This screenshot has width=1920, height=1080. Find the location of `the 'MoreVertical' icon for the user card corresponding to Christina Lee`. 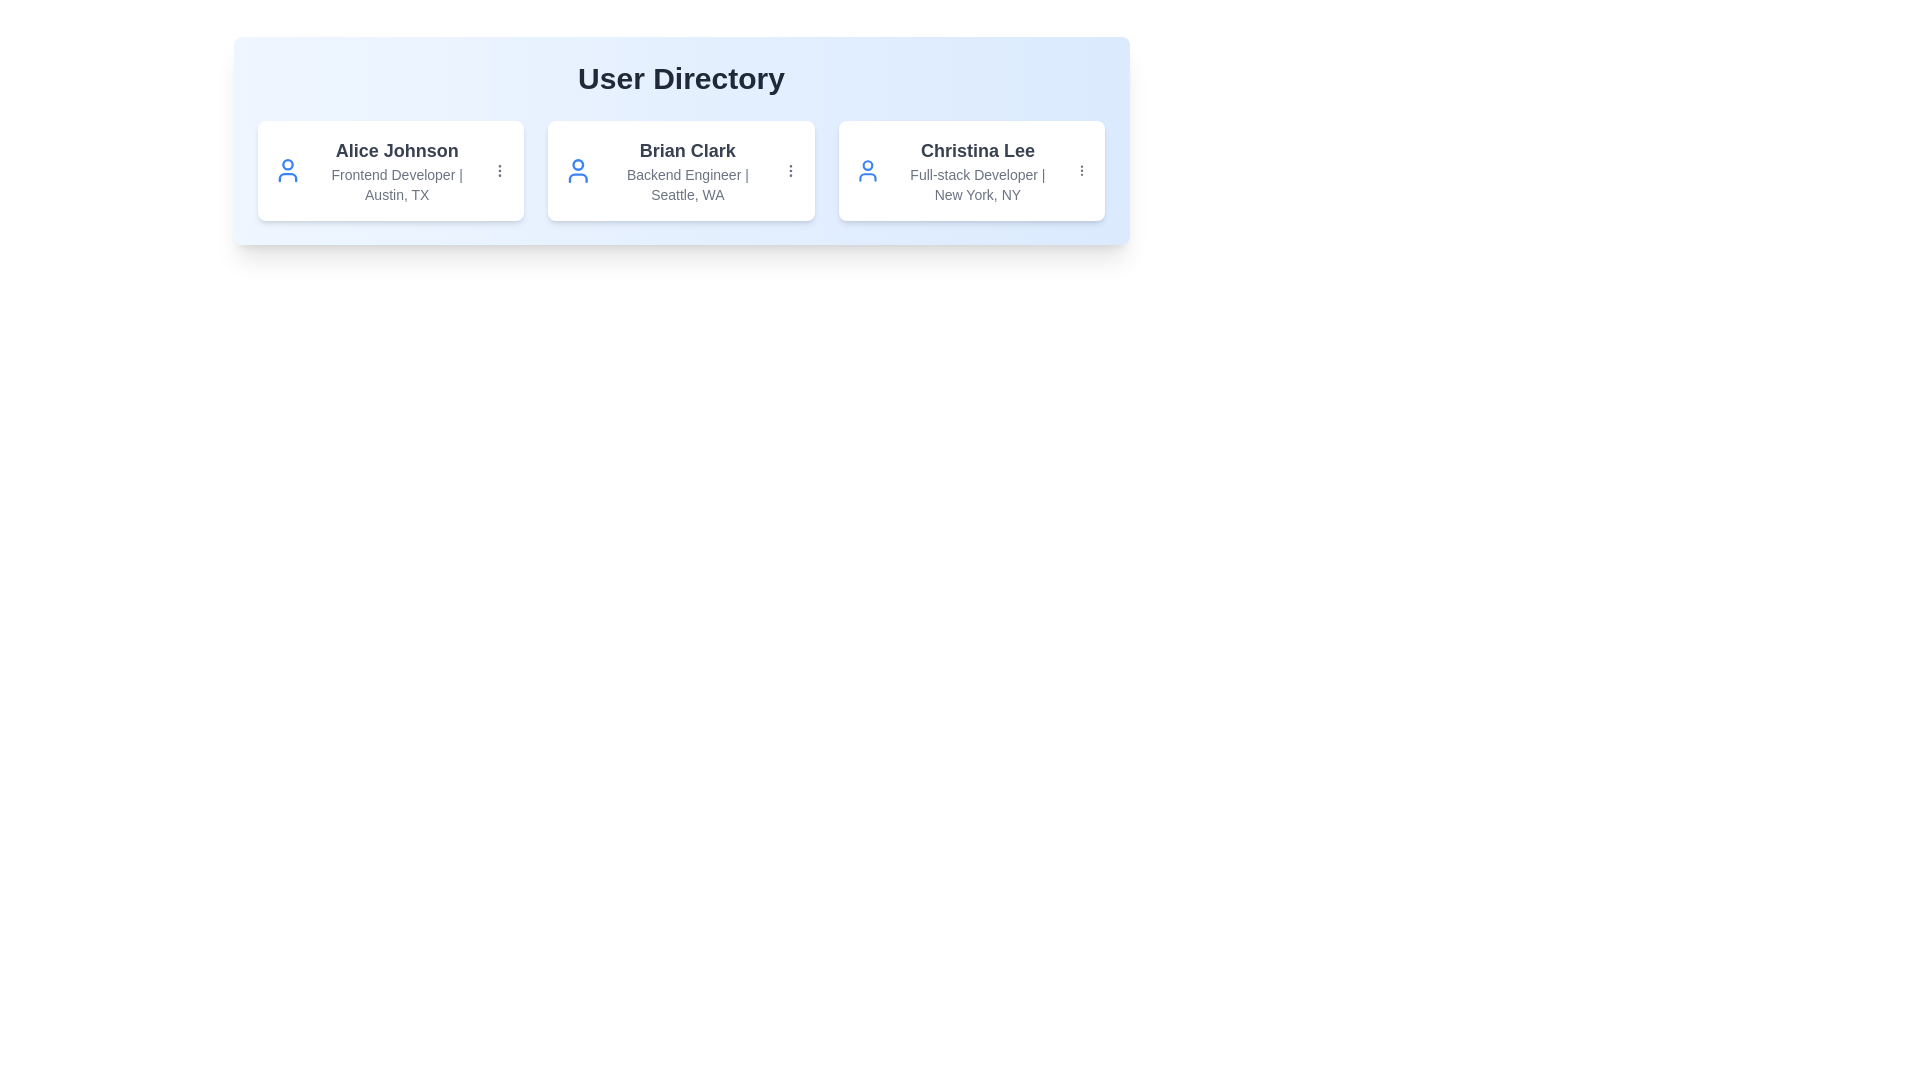

the 'MoreVertical' icon for the user card corresponding to Christina Lee is located at coordinates (1081, 169).